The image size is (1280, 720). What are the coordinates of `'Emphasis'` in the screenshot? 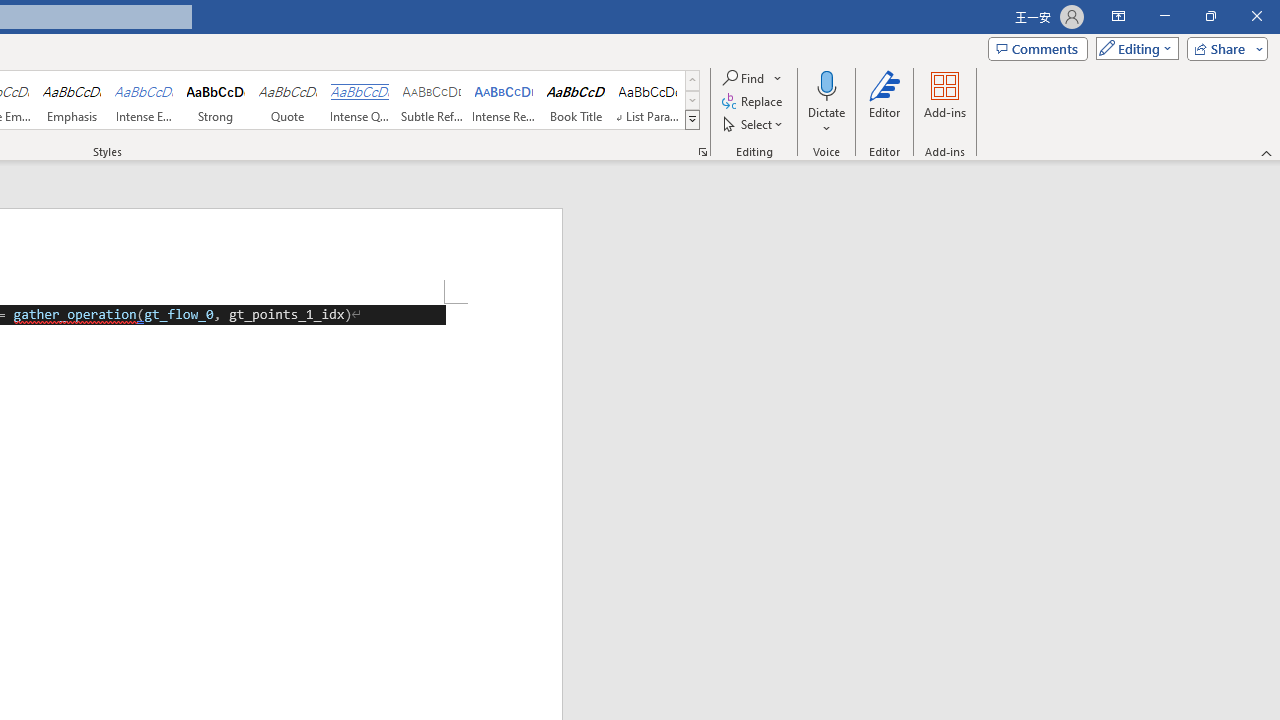 It's located at (71, 100).